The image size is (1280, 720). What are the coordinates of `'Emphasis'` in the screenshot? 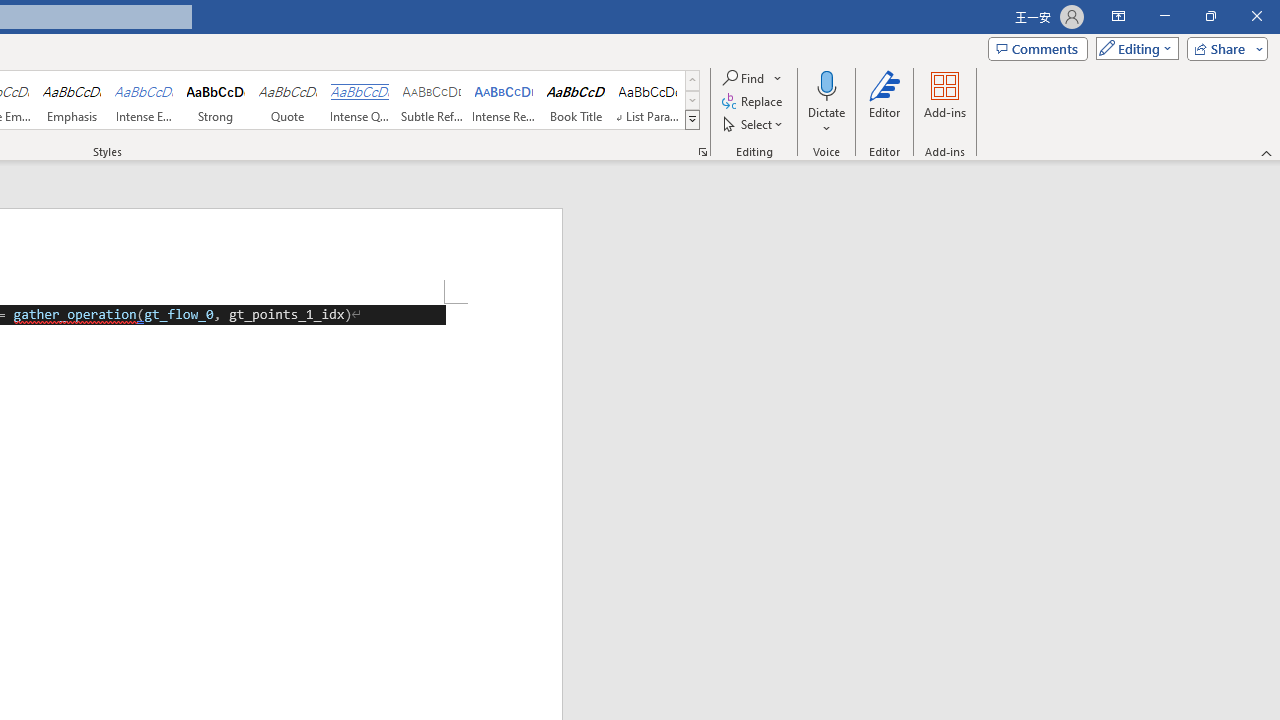 It's located at (71, 100).